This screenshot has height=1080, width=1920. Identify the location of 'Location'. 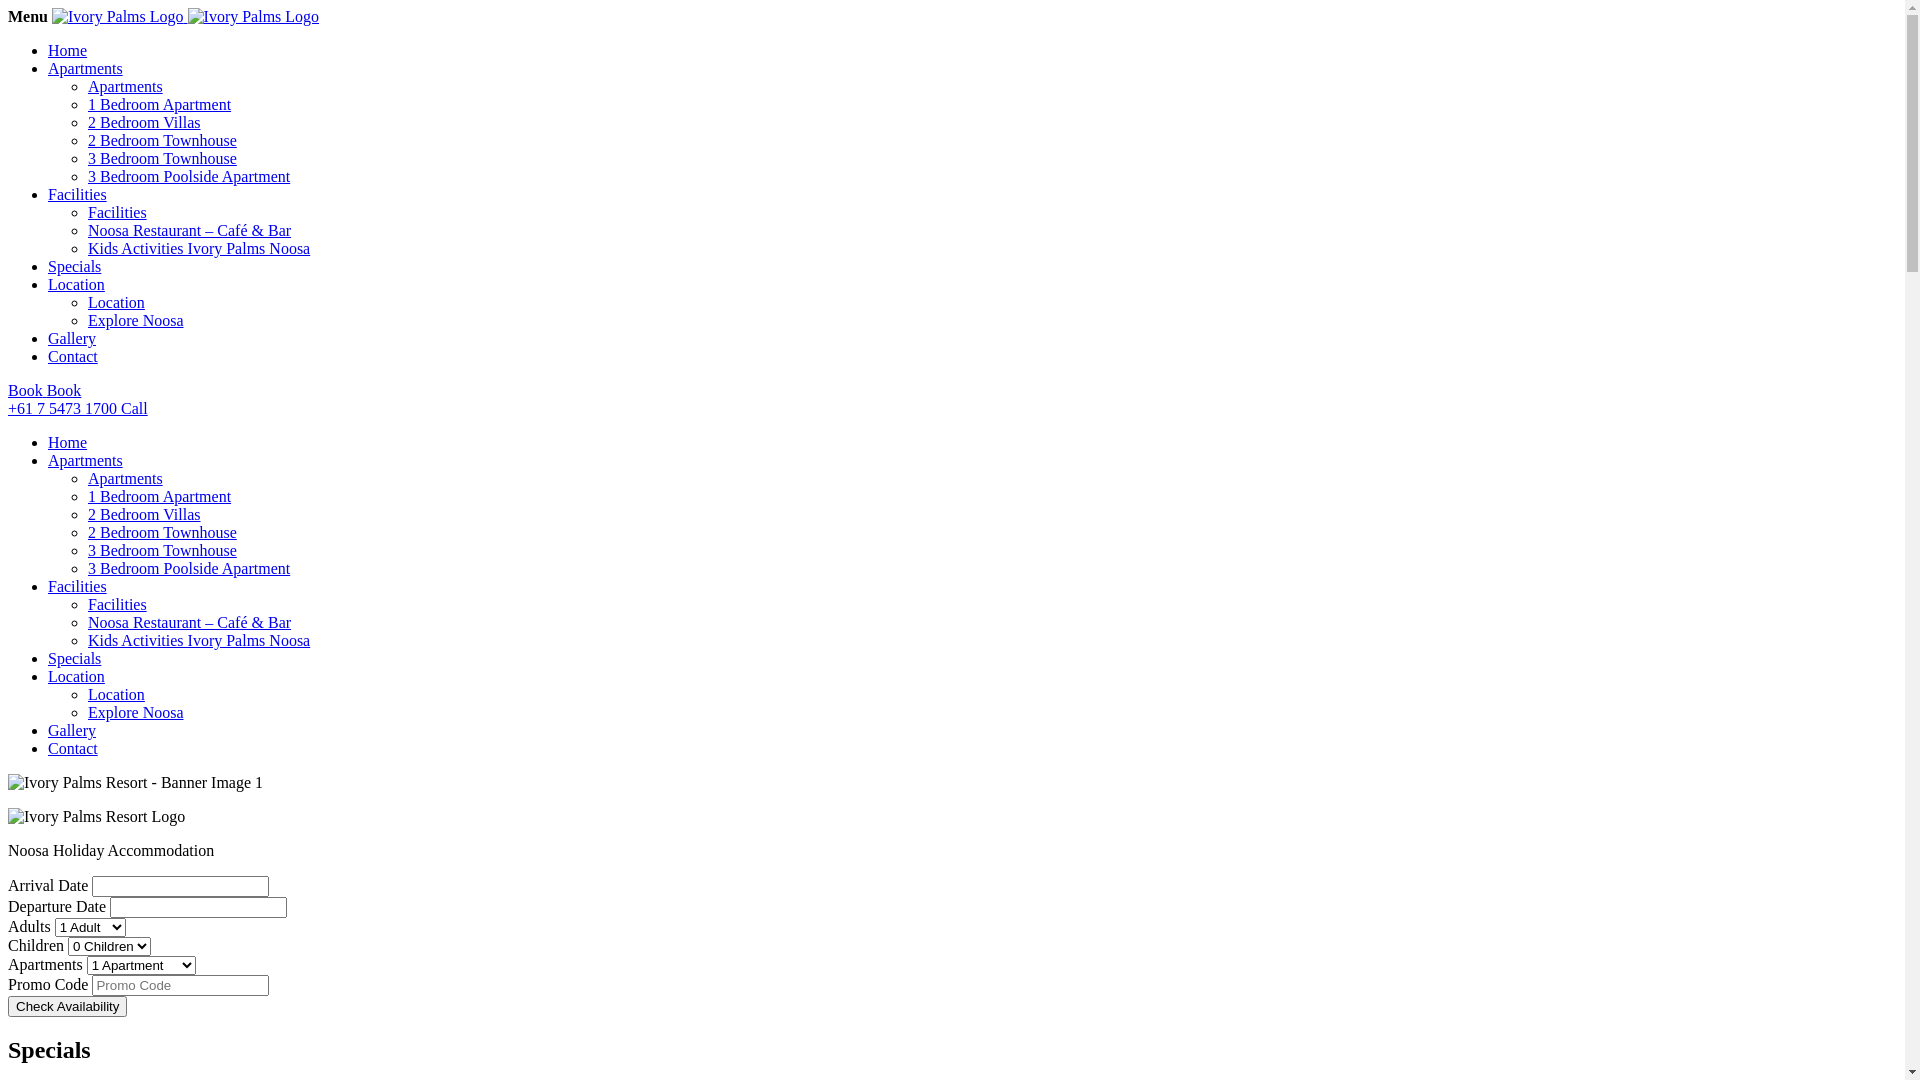
(76, 284).